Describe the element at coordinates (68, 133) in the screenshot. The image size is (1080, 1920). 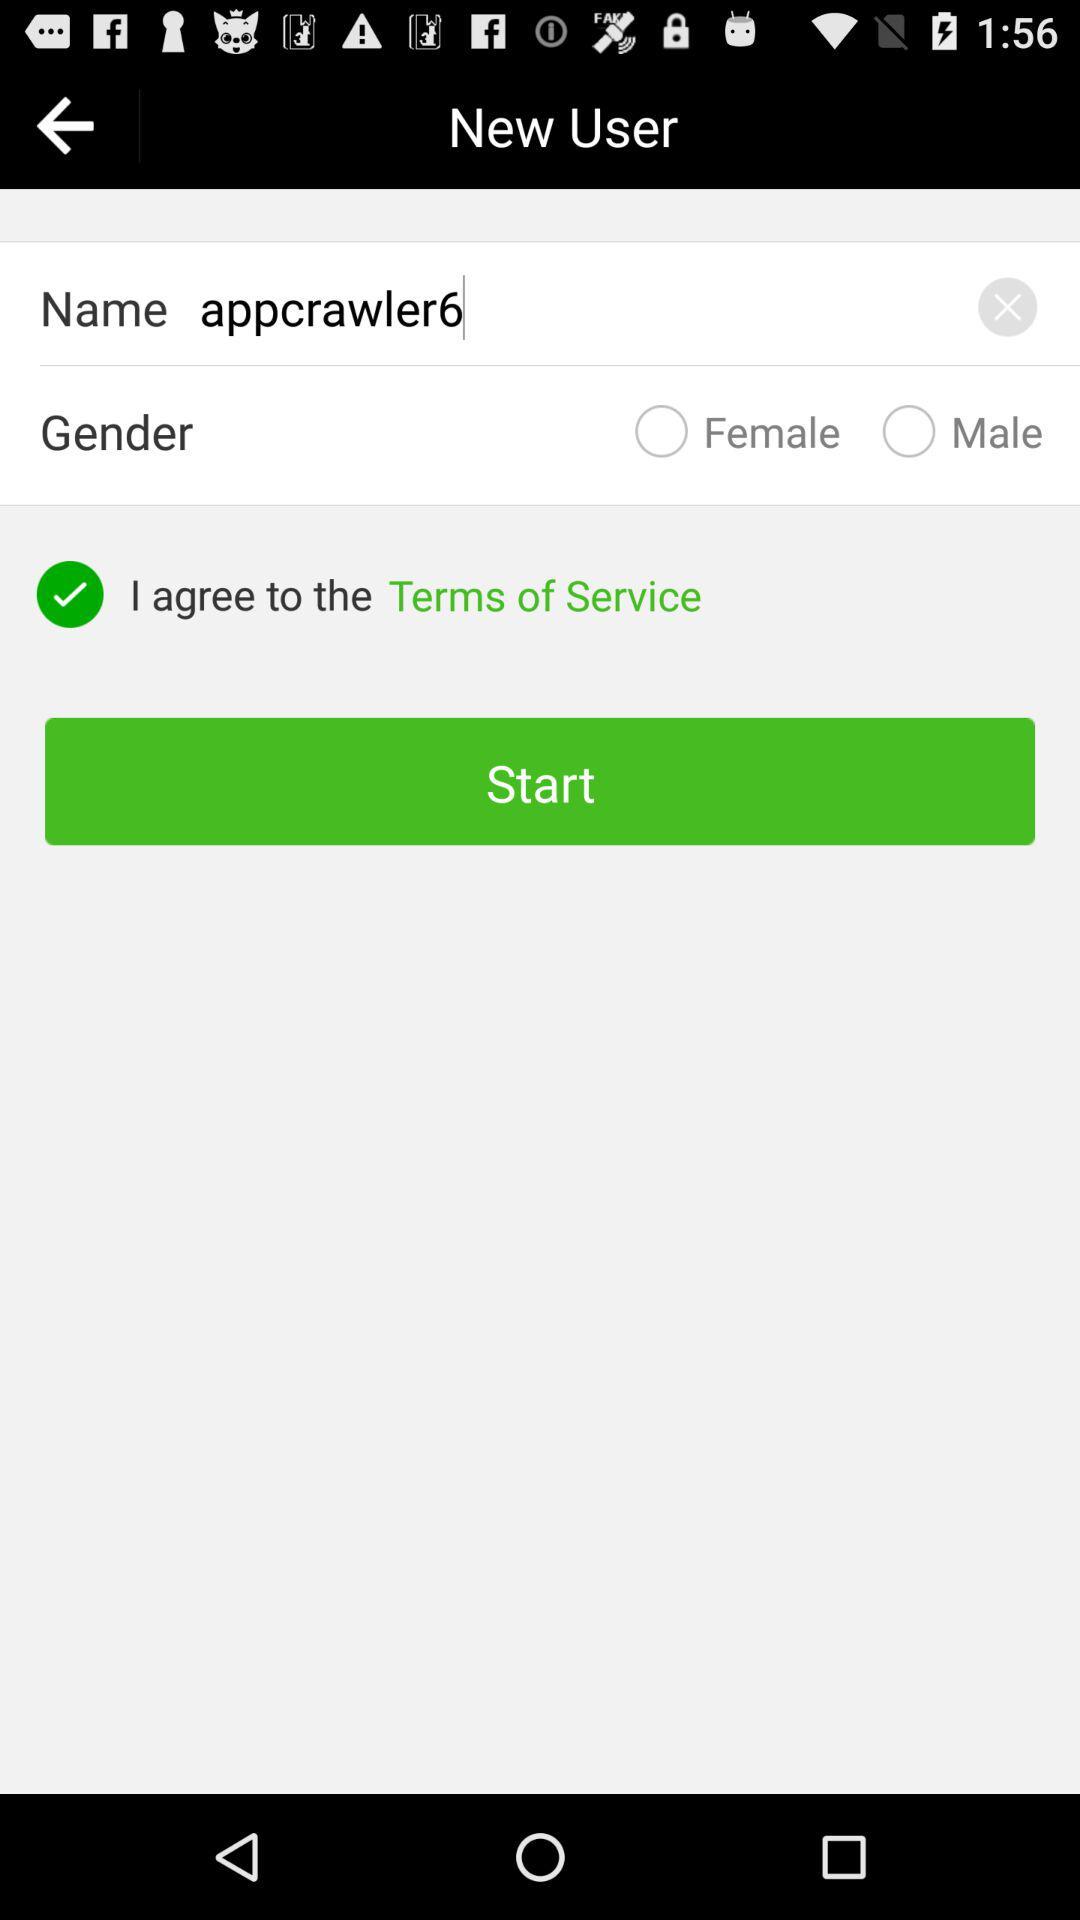
I see `the arrow_backward icon` at that location.